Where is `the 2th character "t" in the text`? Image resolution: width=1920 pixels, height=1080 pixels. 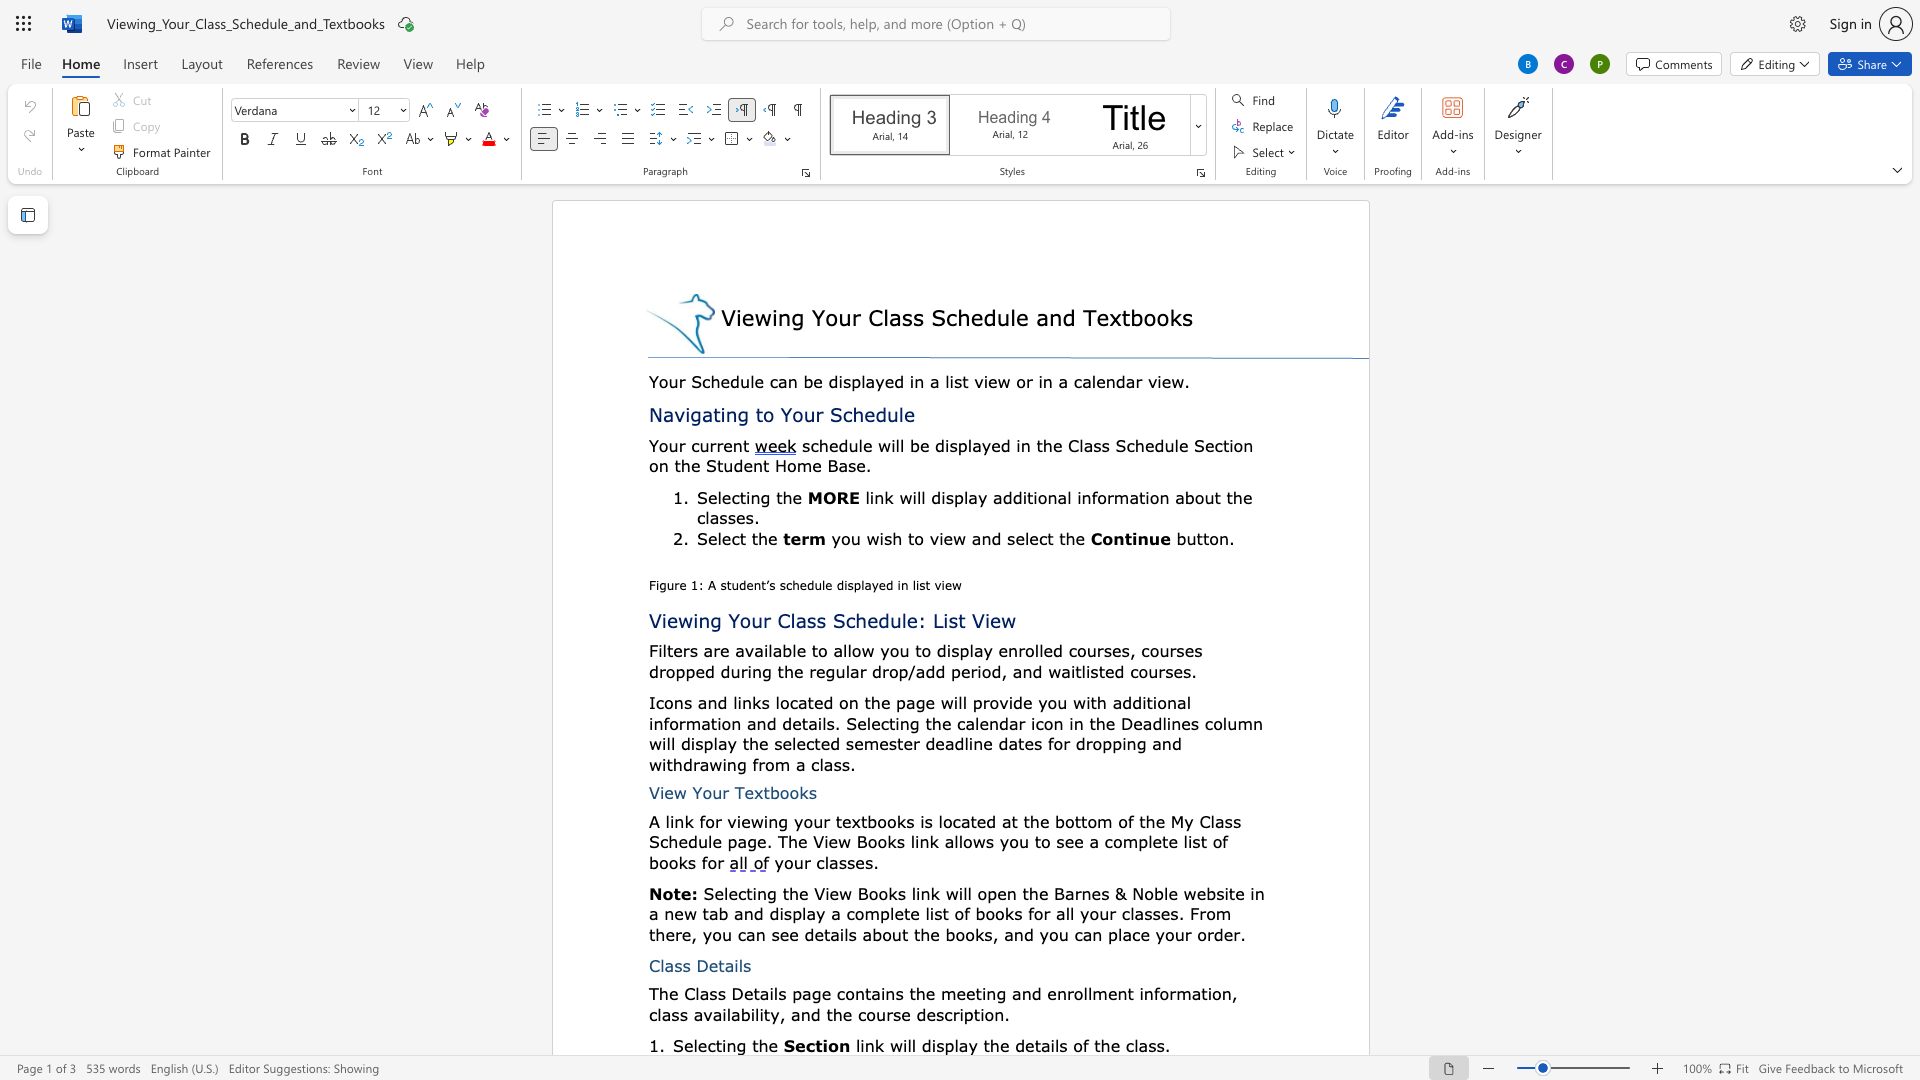
the 2th character "t" in the text is located at coordinates (754, 1044).